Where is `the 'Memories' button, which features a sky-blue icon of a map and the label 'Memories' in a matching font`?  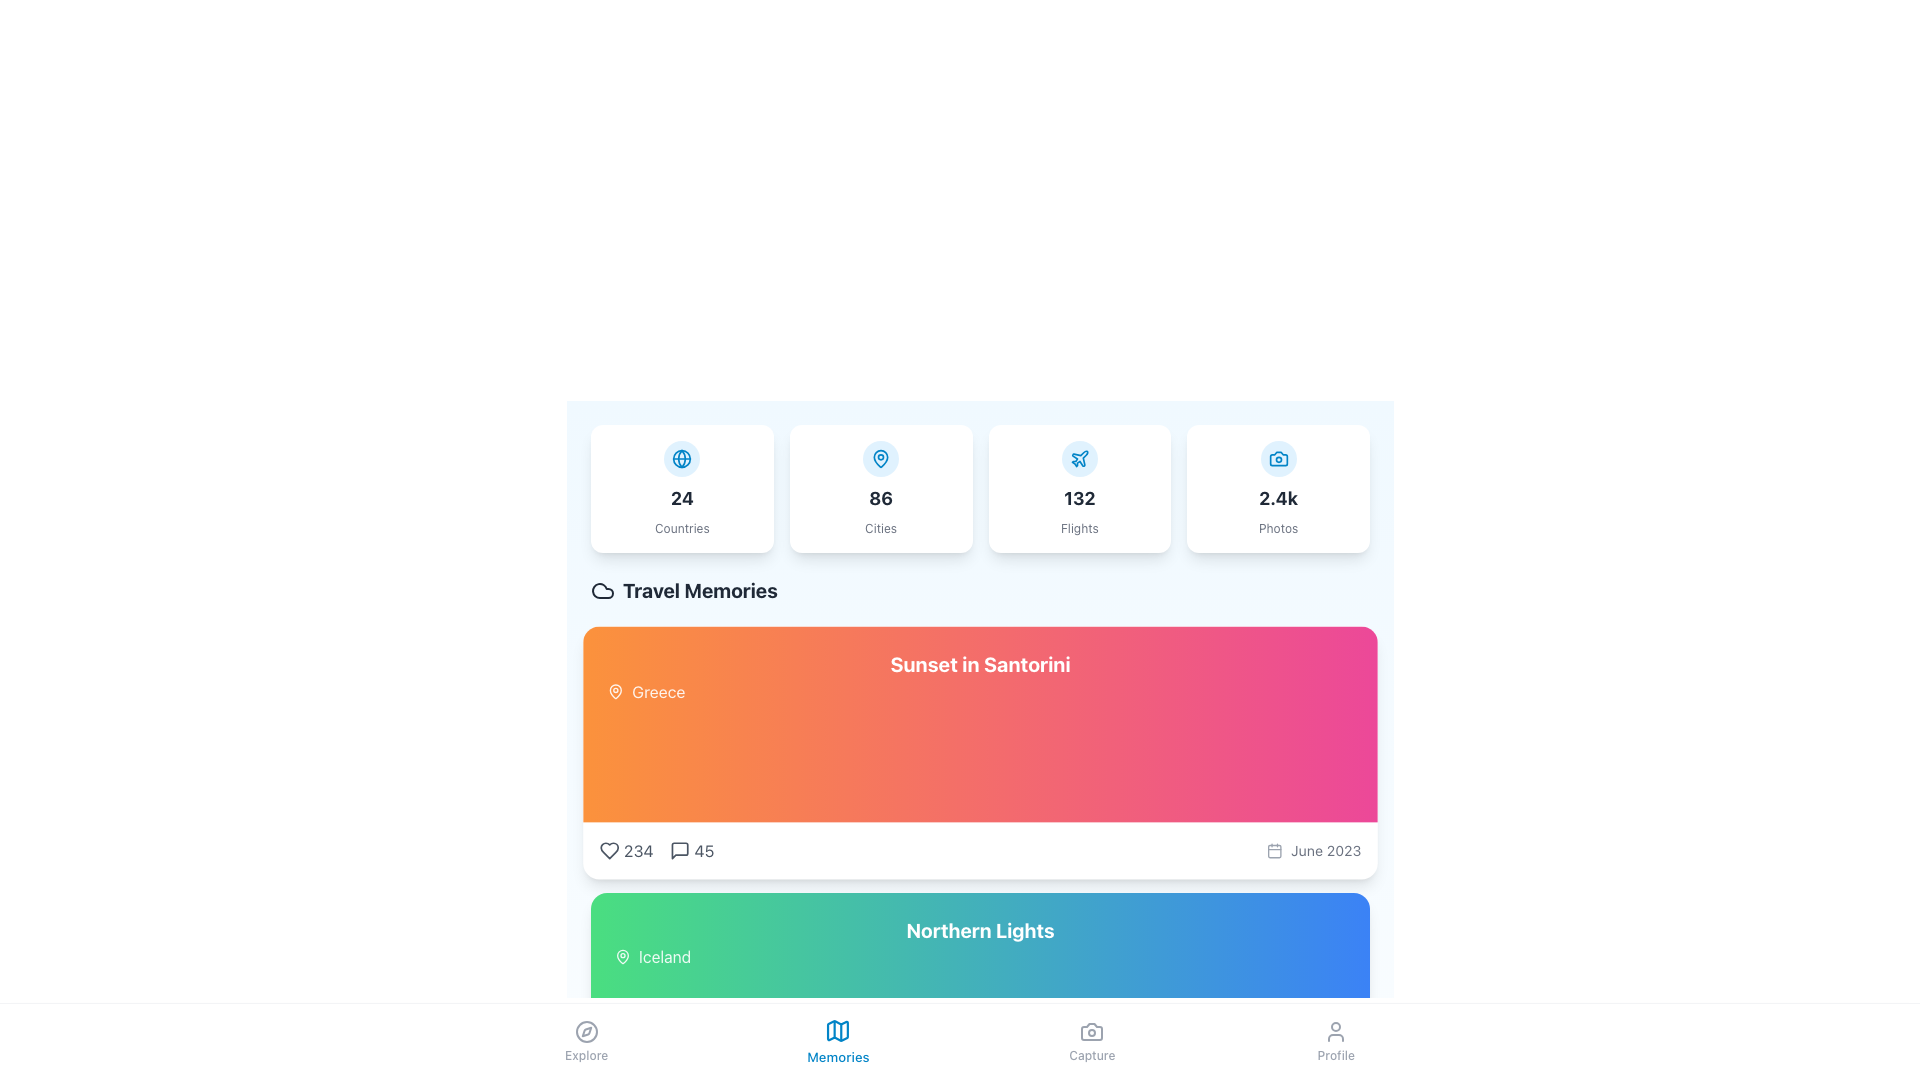
the 'Memories' button, which features a sky-blue icon of a map and the label 'Memories' in a matching font is located at coordinates (838, 1040).